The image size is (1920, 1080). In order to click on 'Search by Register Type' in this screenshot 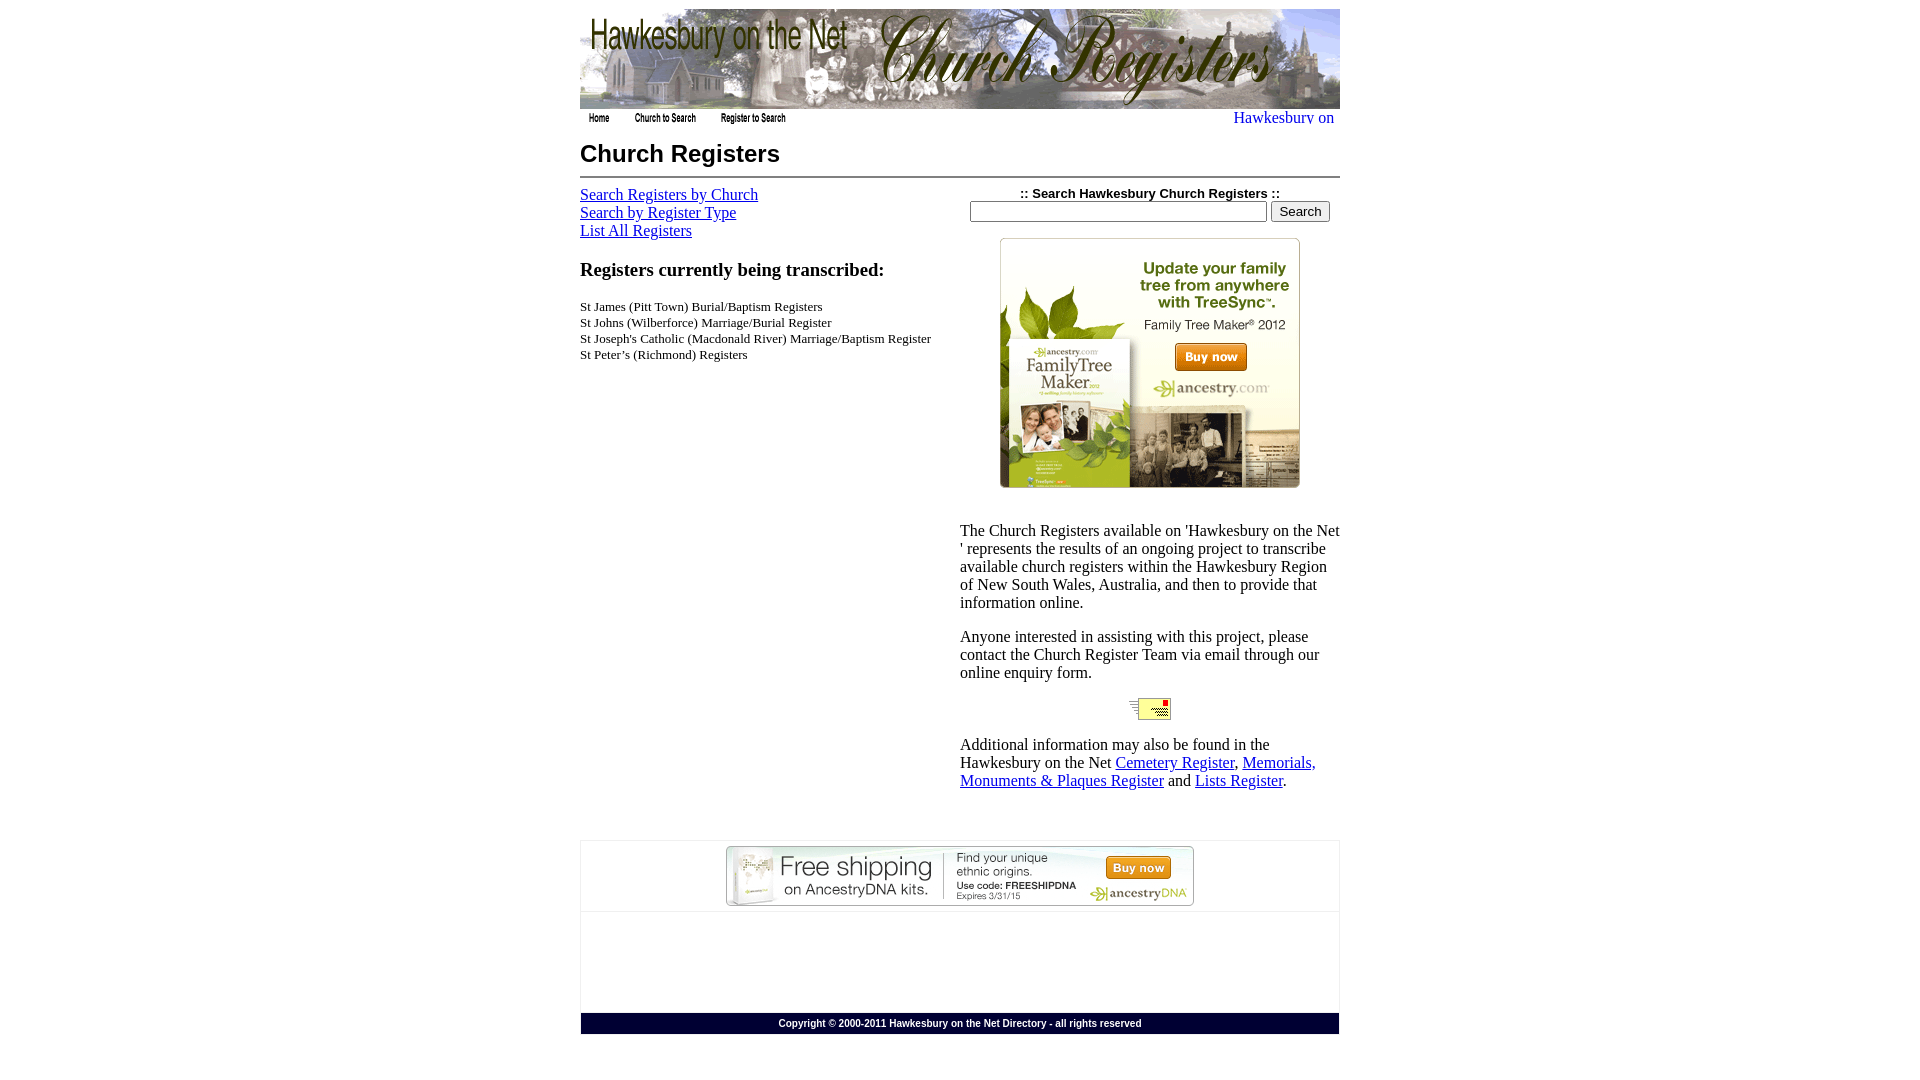, I will do `click(657, 212)`.